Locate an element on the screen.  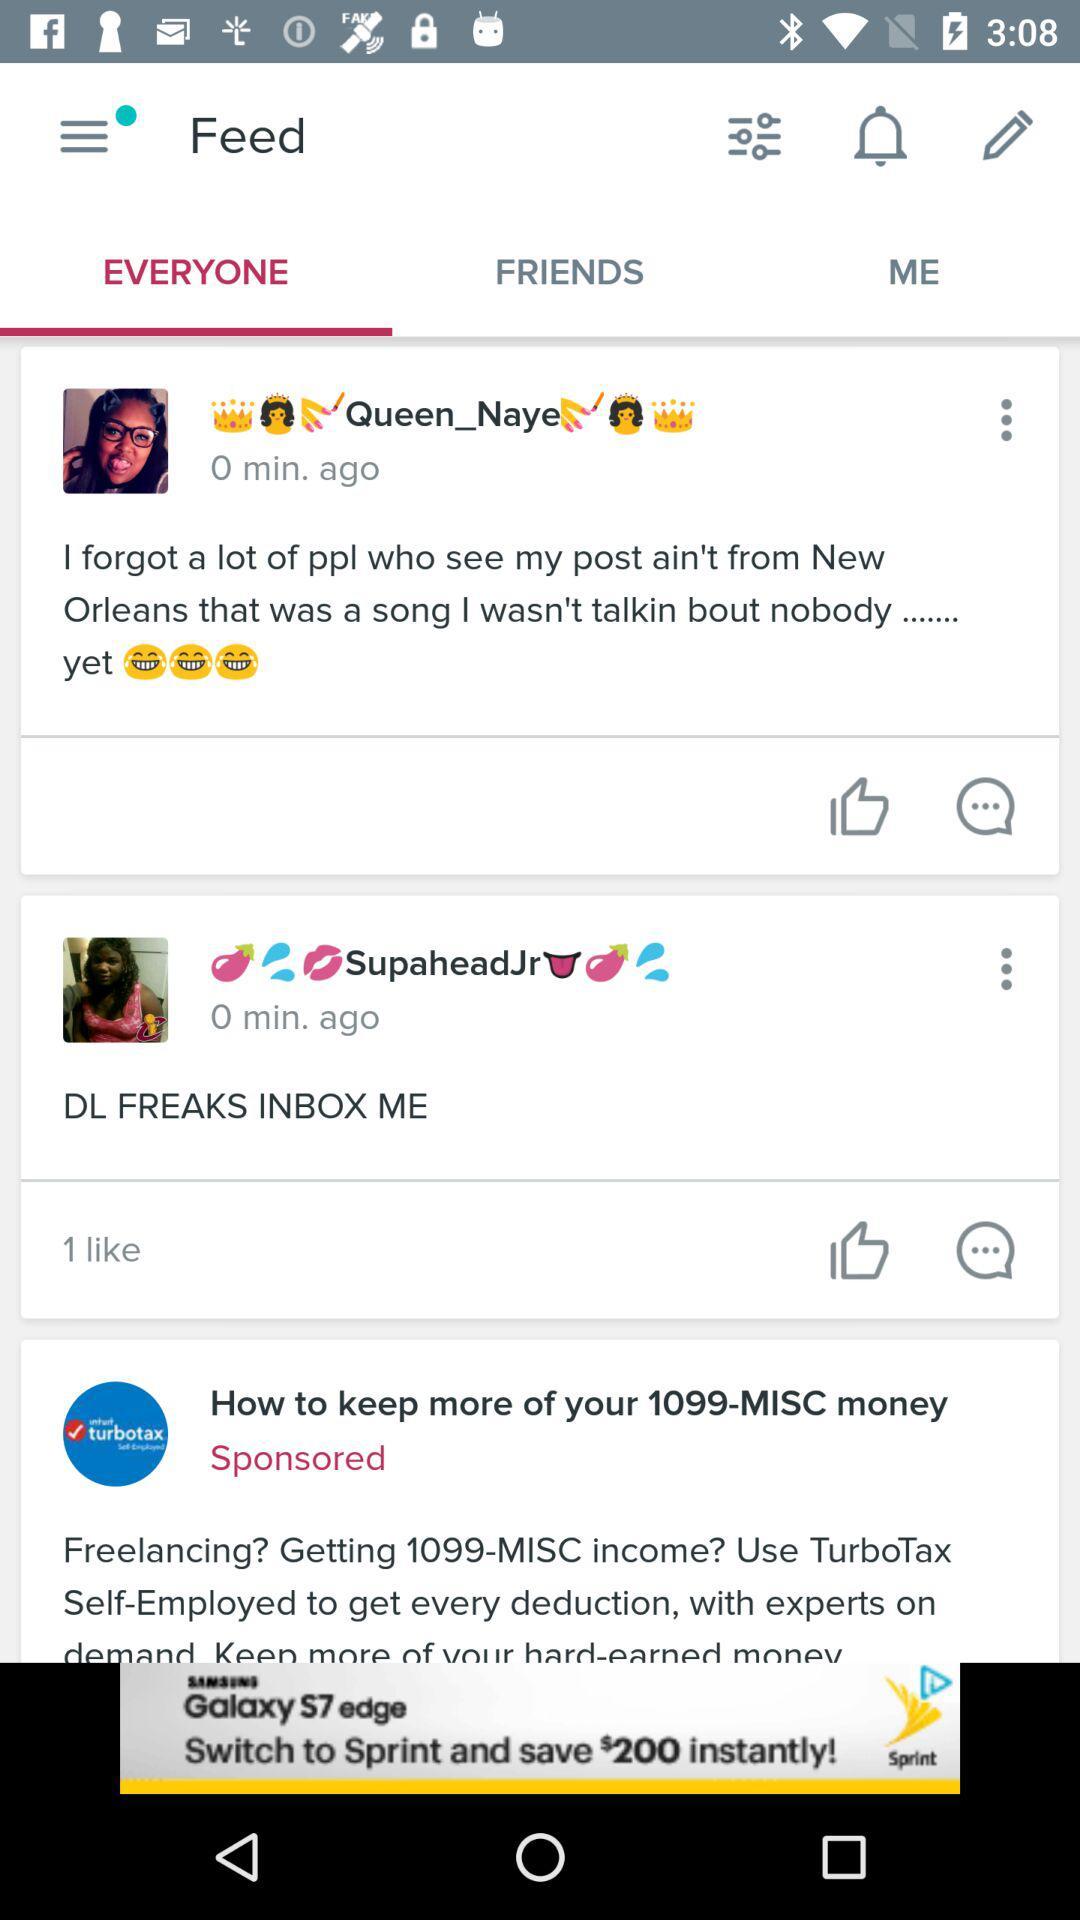
likes is located at coordinates (858, 1249).